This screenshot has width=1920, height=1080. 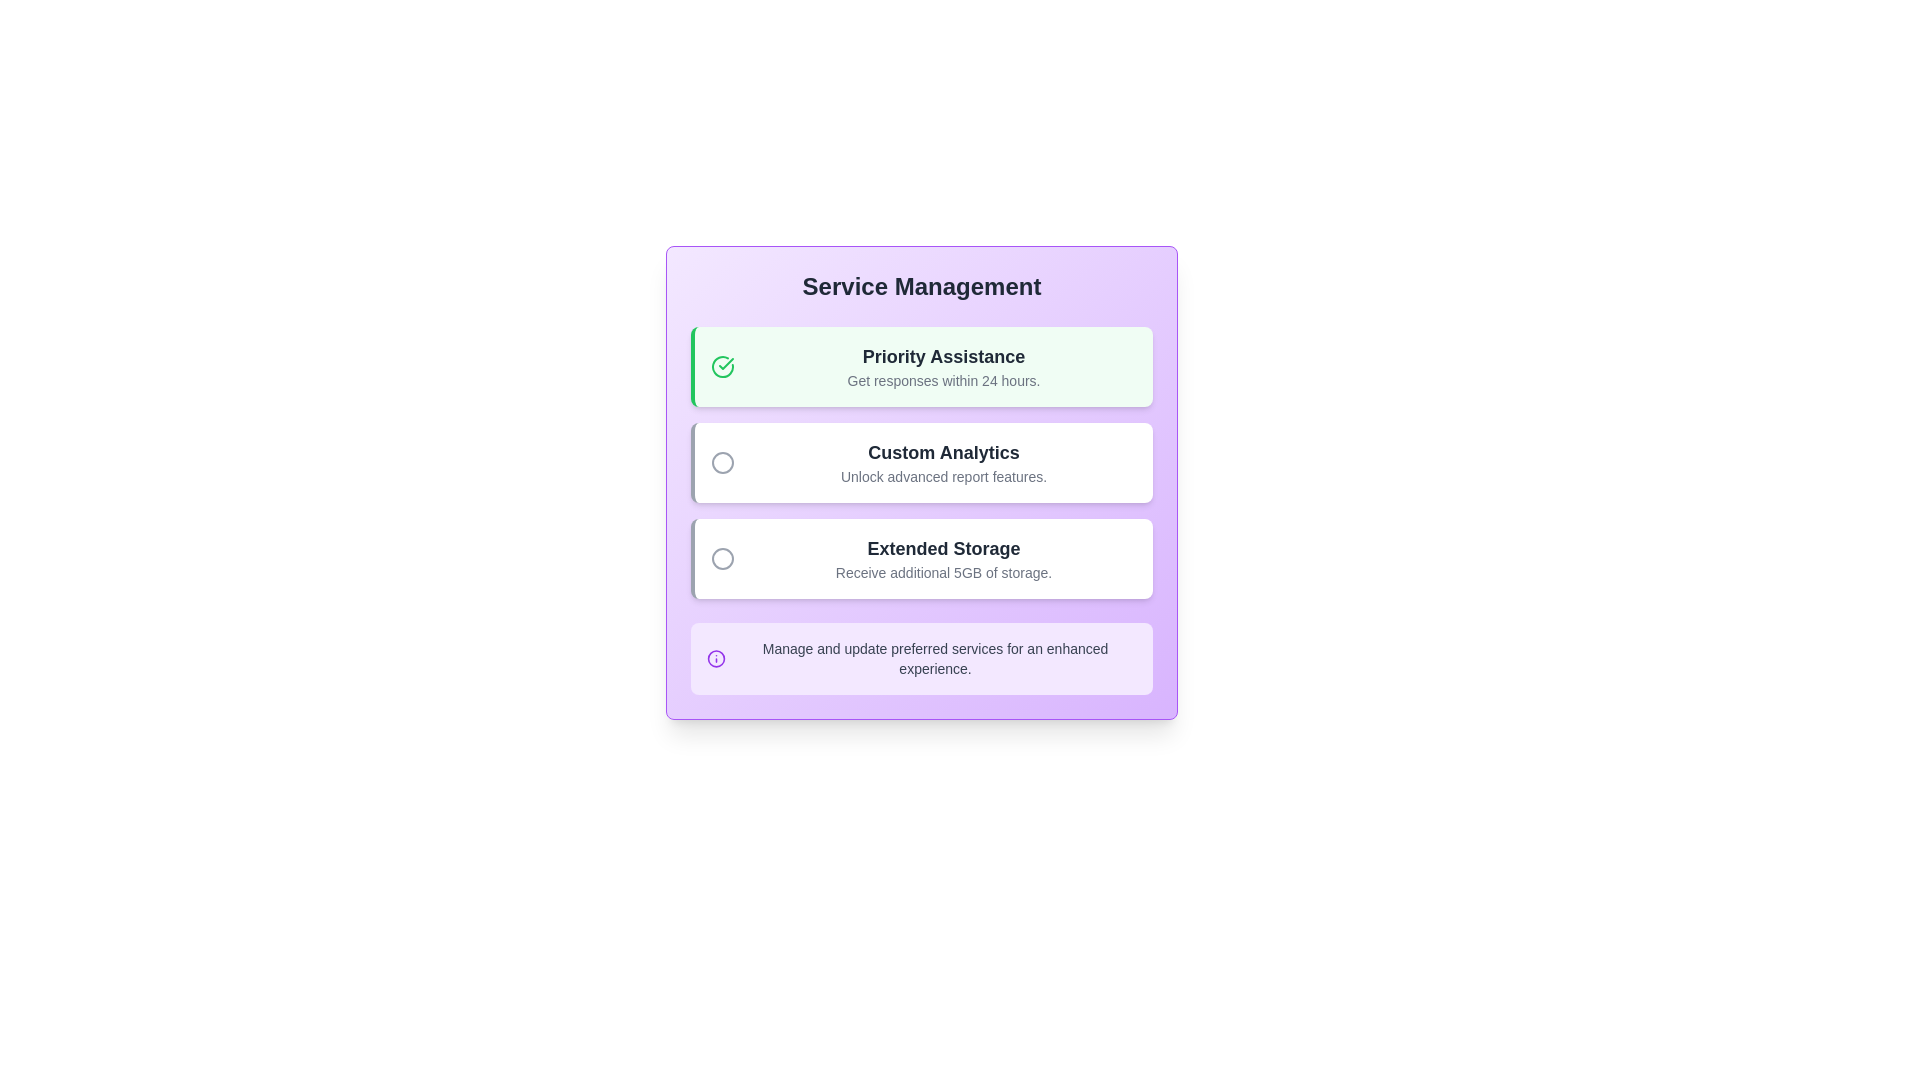 I want to click on the text block that displays 'Custom Analytics' and 'Unlock advanced report features.', so click(x=943, y=462).